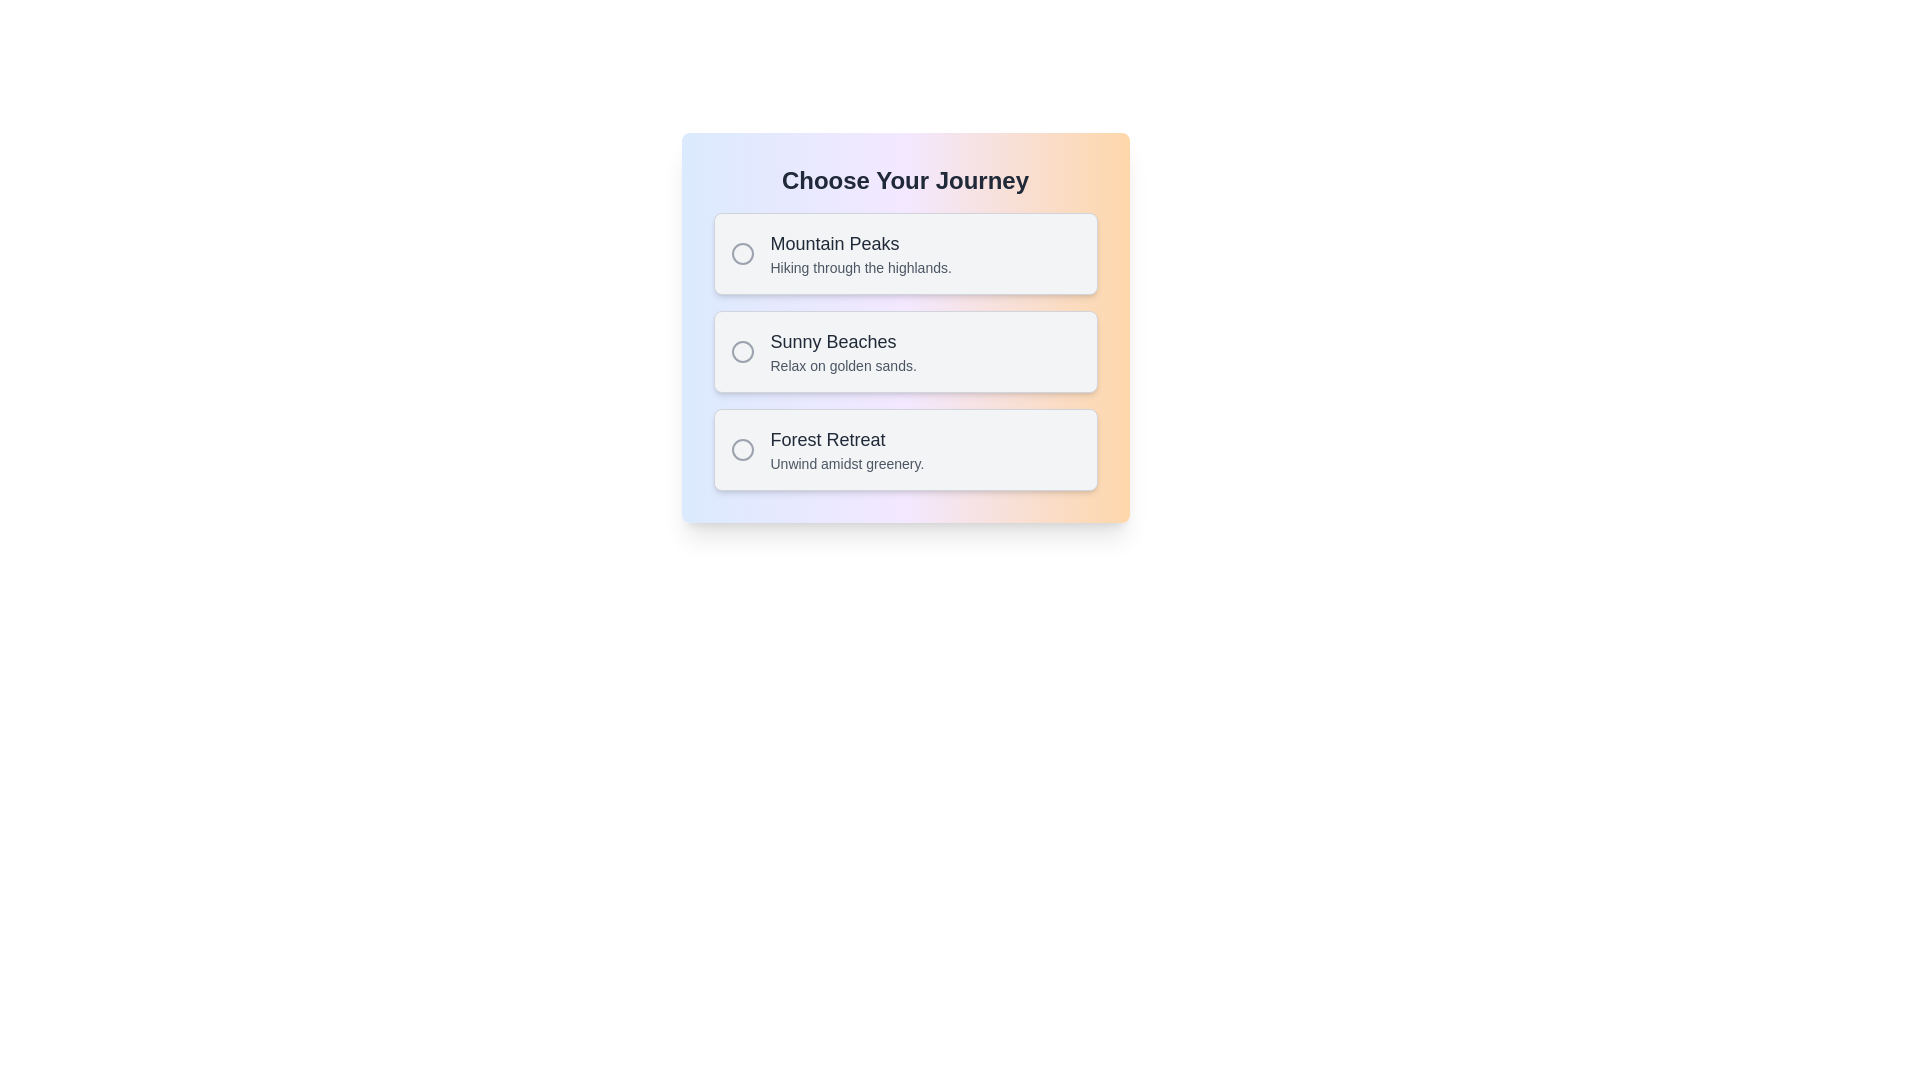 The image size is (1920, 1080). I want to click on the static text label element displaying 'Hiking through the highlands.' which is positioned beneath the bold text 'Mountain Peaks.', so click(861, 266).